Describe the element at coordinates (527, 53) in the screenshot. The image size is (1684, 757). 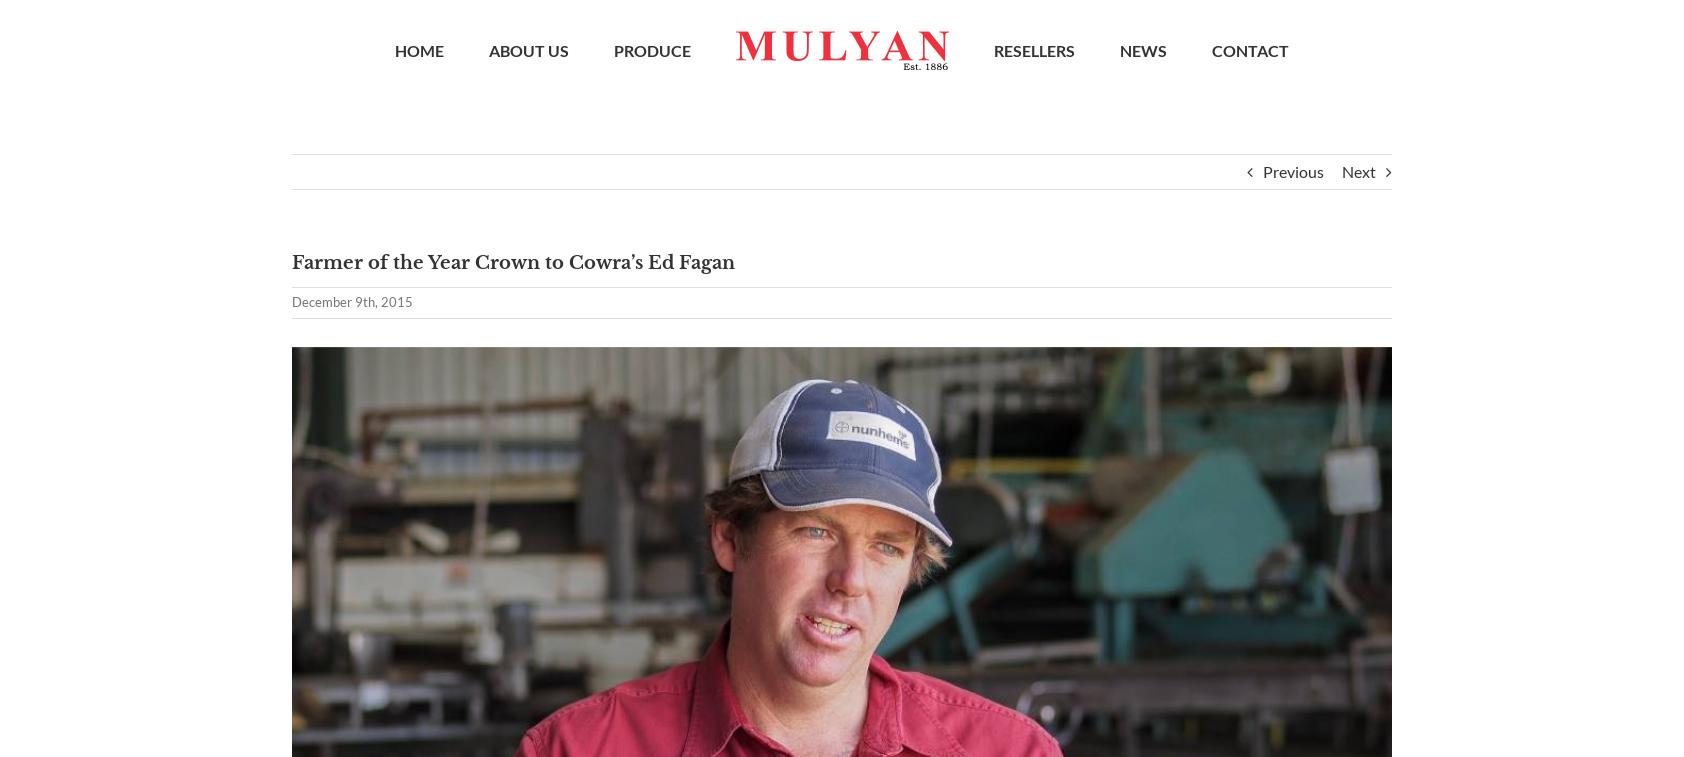
I see `'ABOUT US'` at that location.